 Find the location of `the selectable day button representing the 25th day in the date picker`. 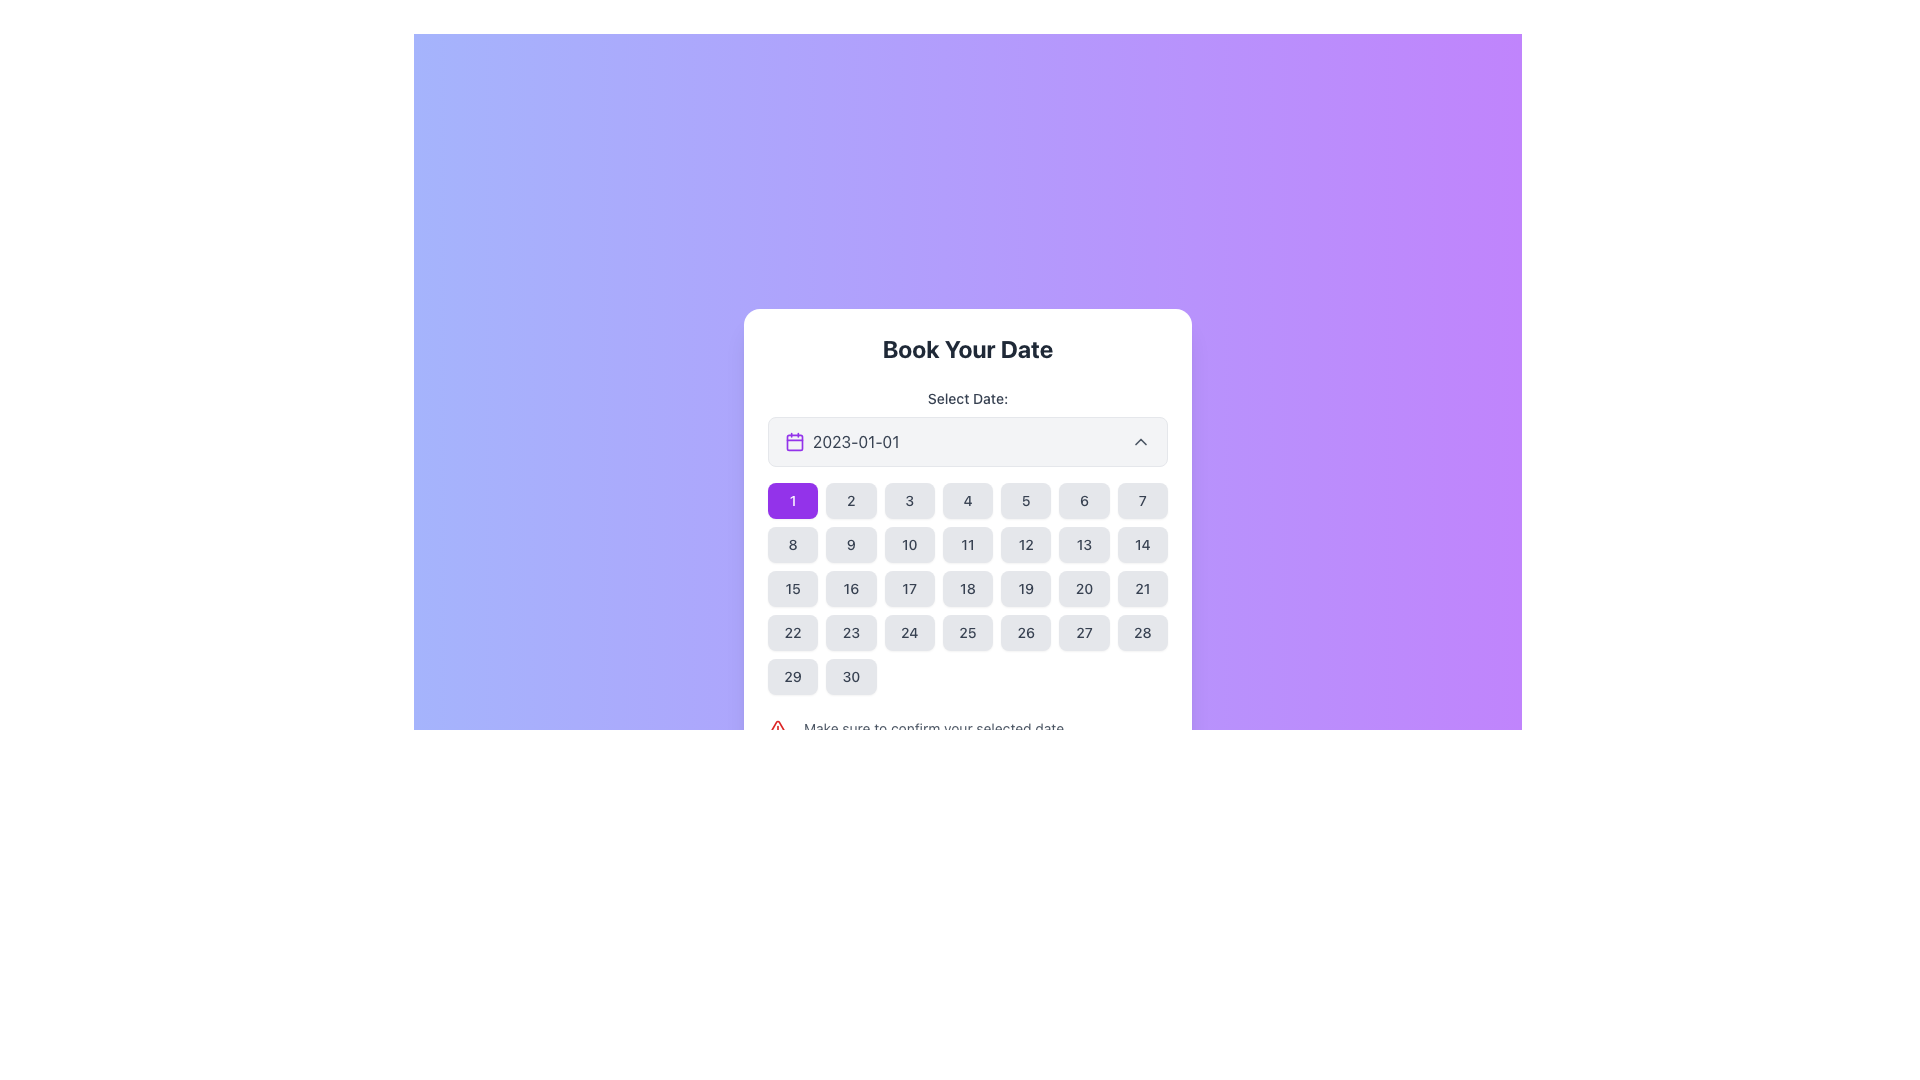

the selectable day button representing the 25th day in the date picker is located at coordinates (968, 632).